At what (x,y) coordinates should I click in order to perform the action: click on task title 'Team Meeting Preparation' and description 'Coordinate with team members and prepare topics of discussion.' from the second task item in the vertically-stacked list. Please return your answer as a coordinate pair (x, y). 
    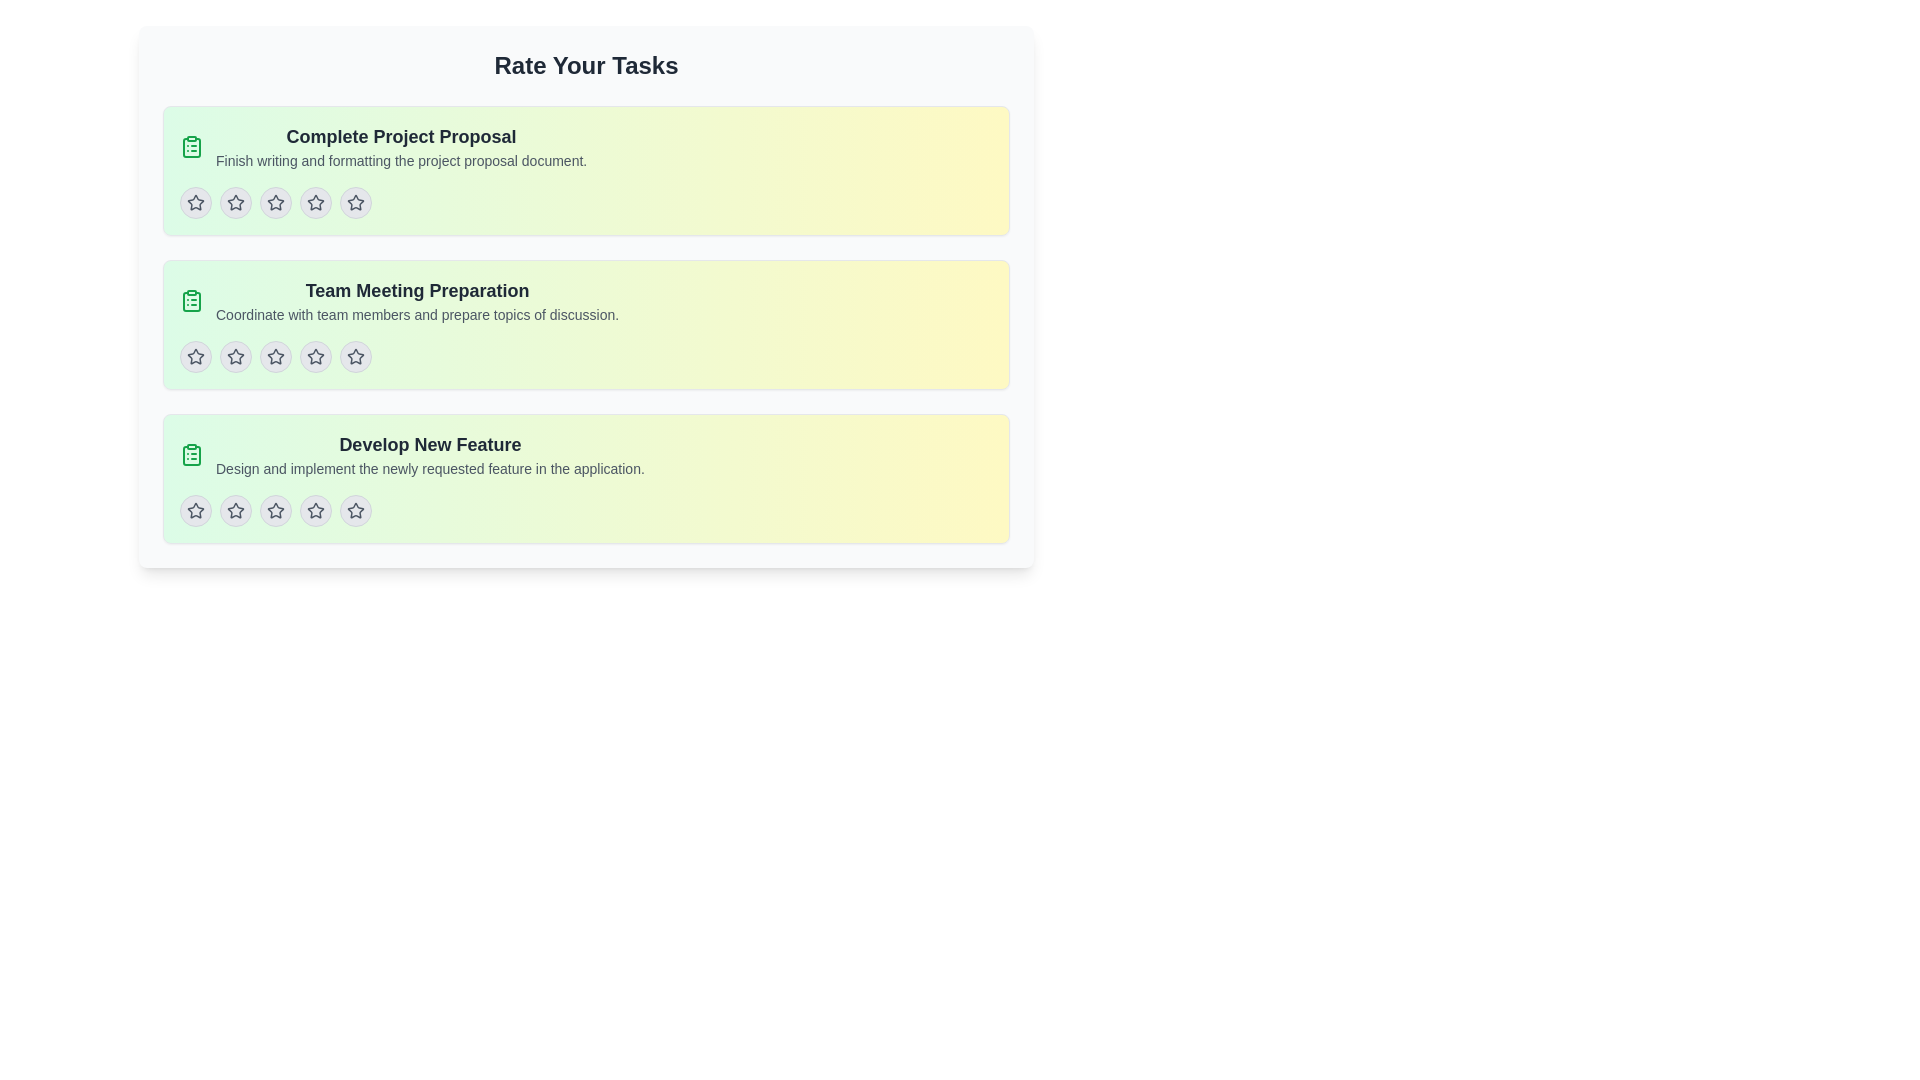
    Looking at the image, I should click on (416, 300).